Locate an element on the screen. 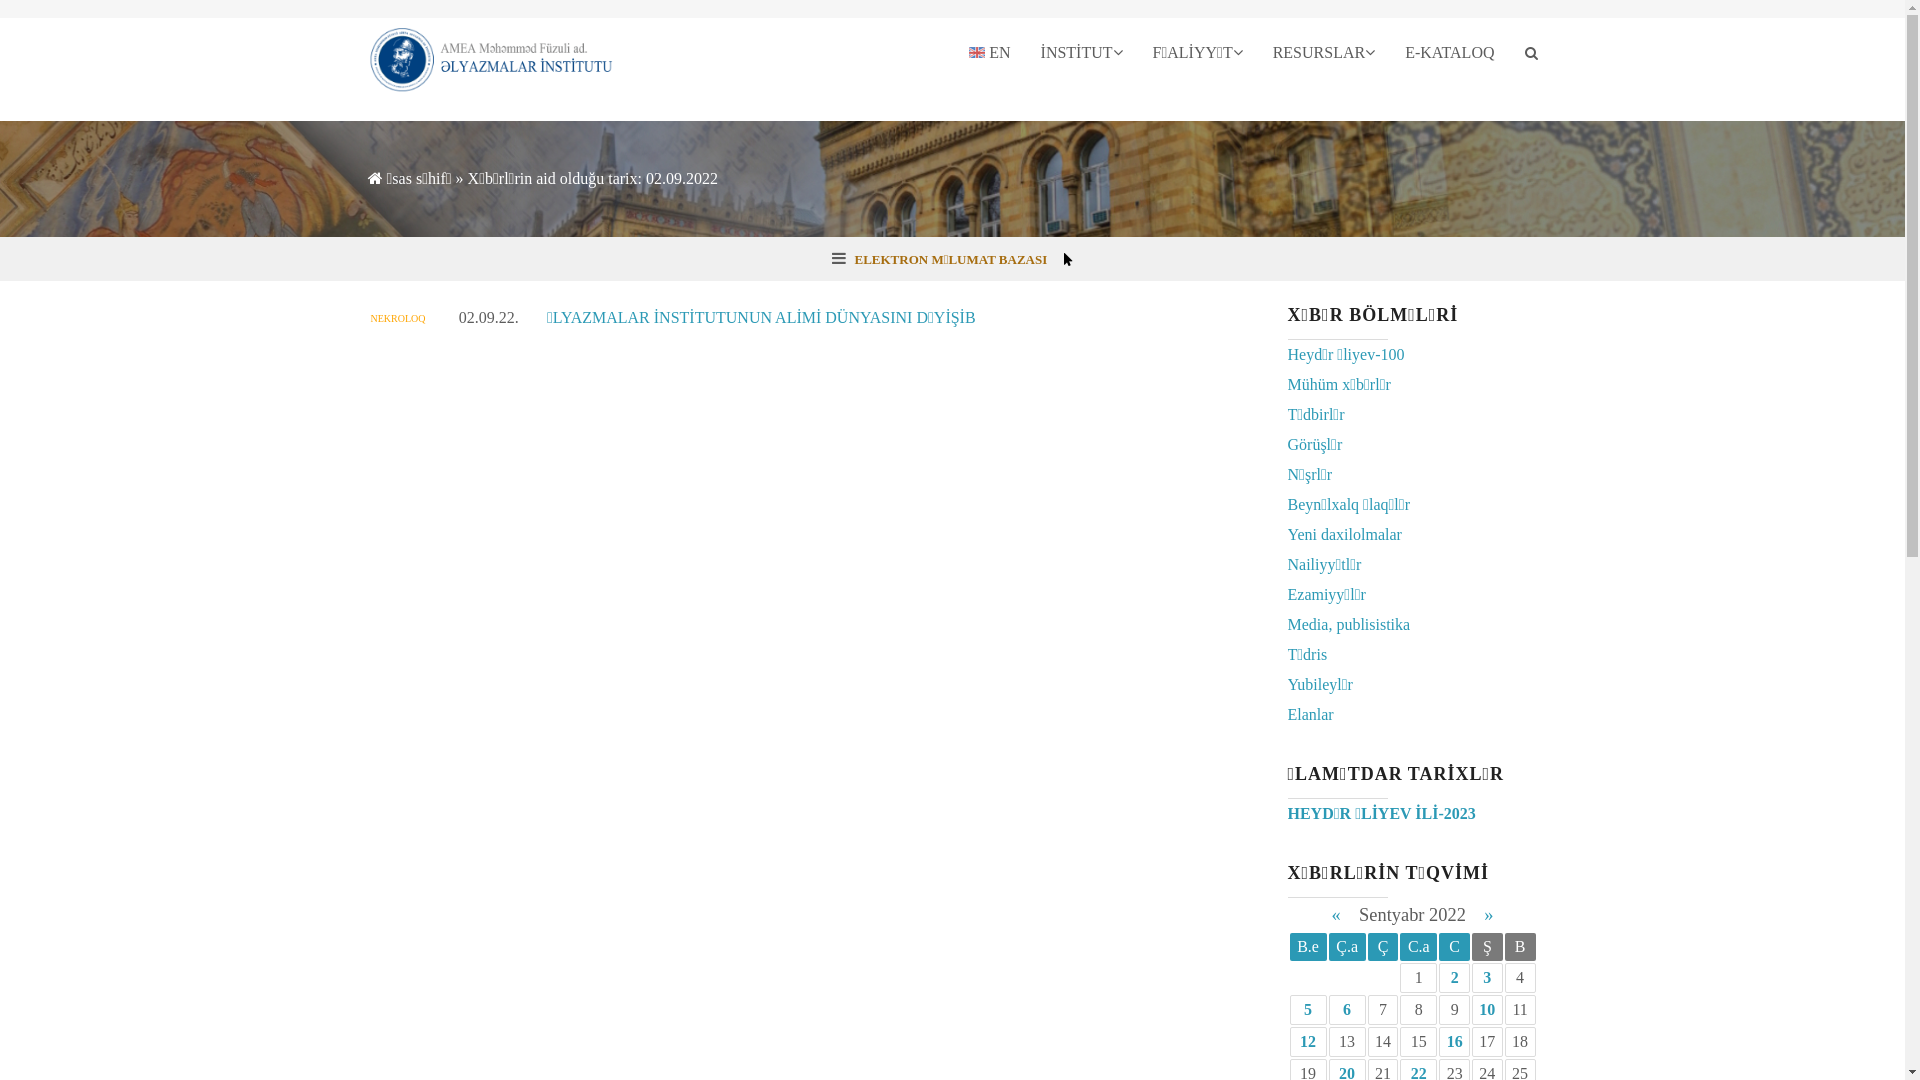  '6' is located at coordinates (1347, 1009).